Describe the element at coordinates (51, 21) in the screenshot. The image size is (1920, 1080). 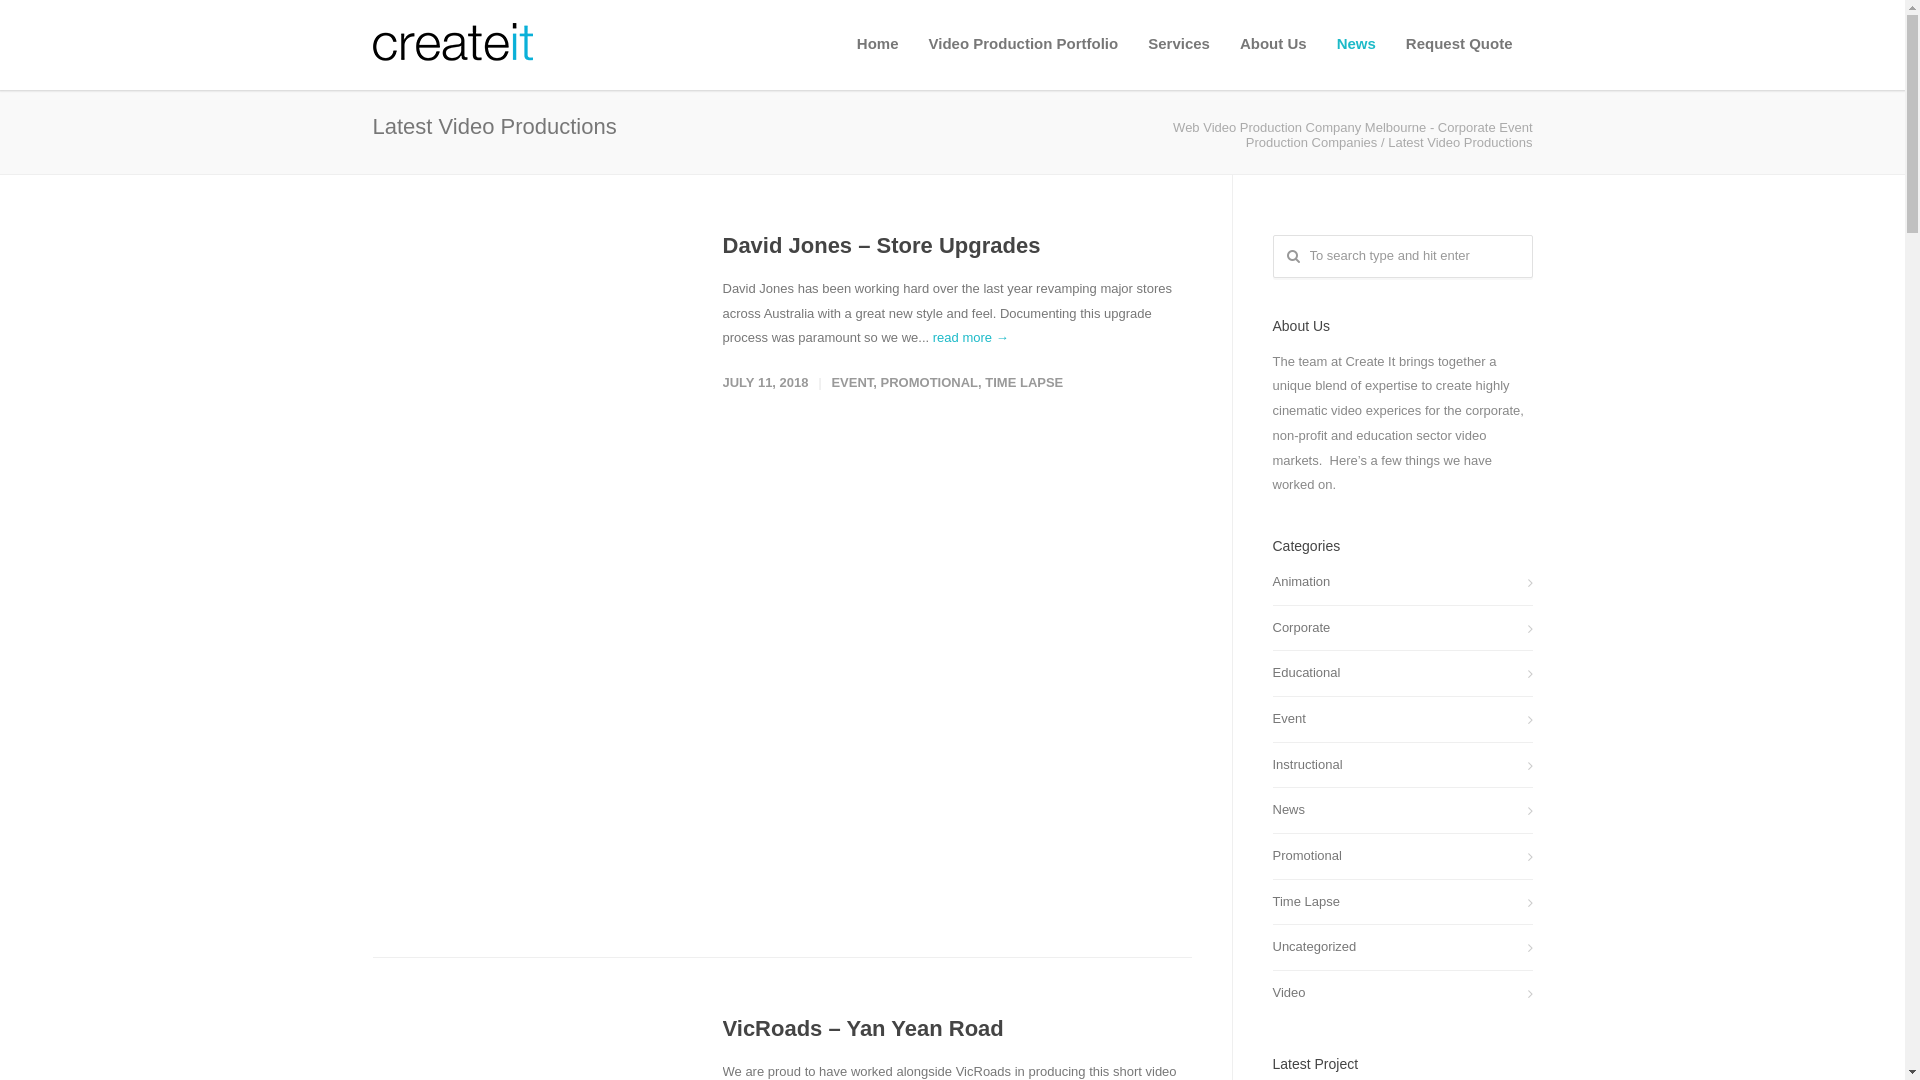
I see `'Search'` at that location.